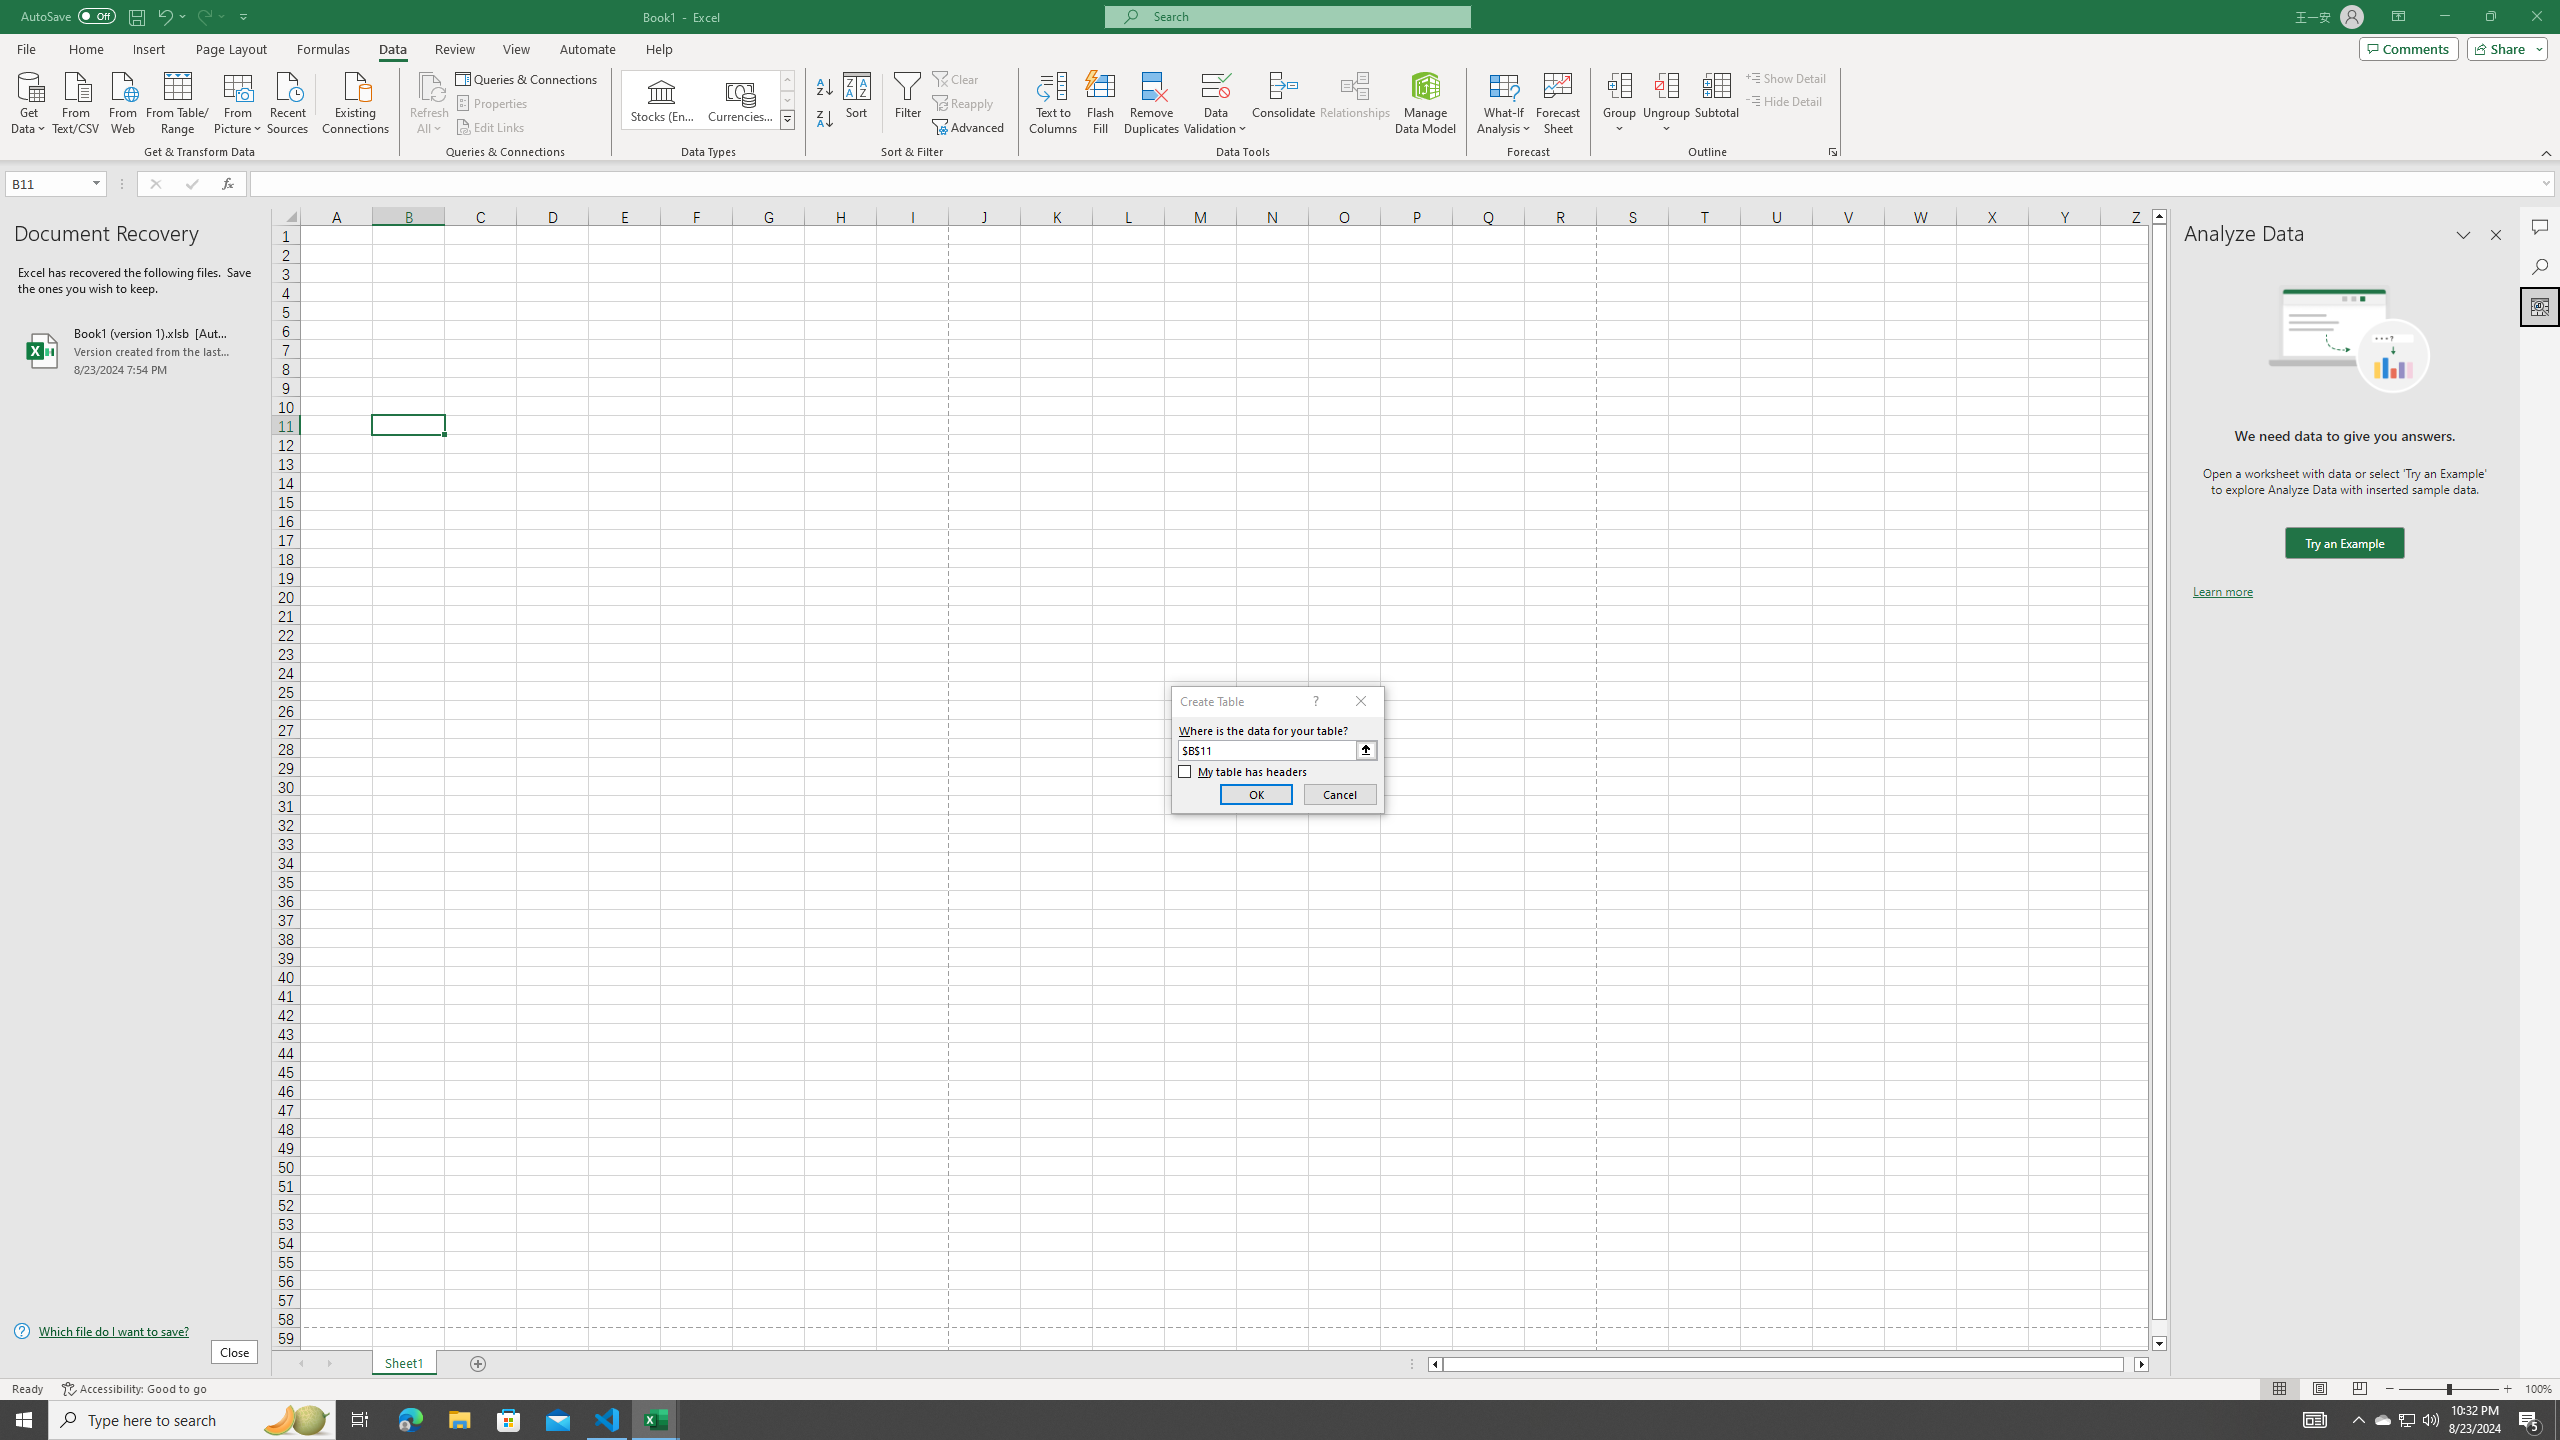 The width and height of the screenshot is (2560, 1440). Describe the element at coordinates (2490, 16) in the screenshot. I see `'Restore Down'` at that location.